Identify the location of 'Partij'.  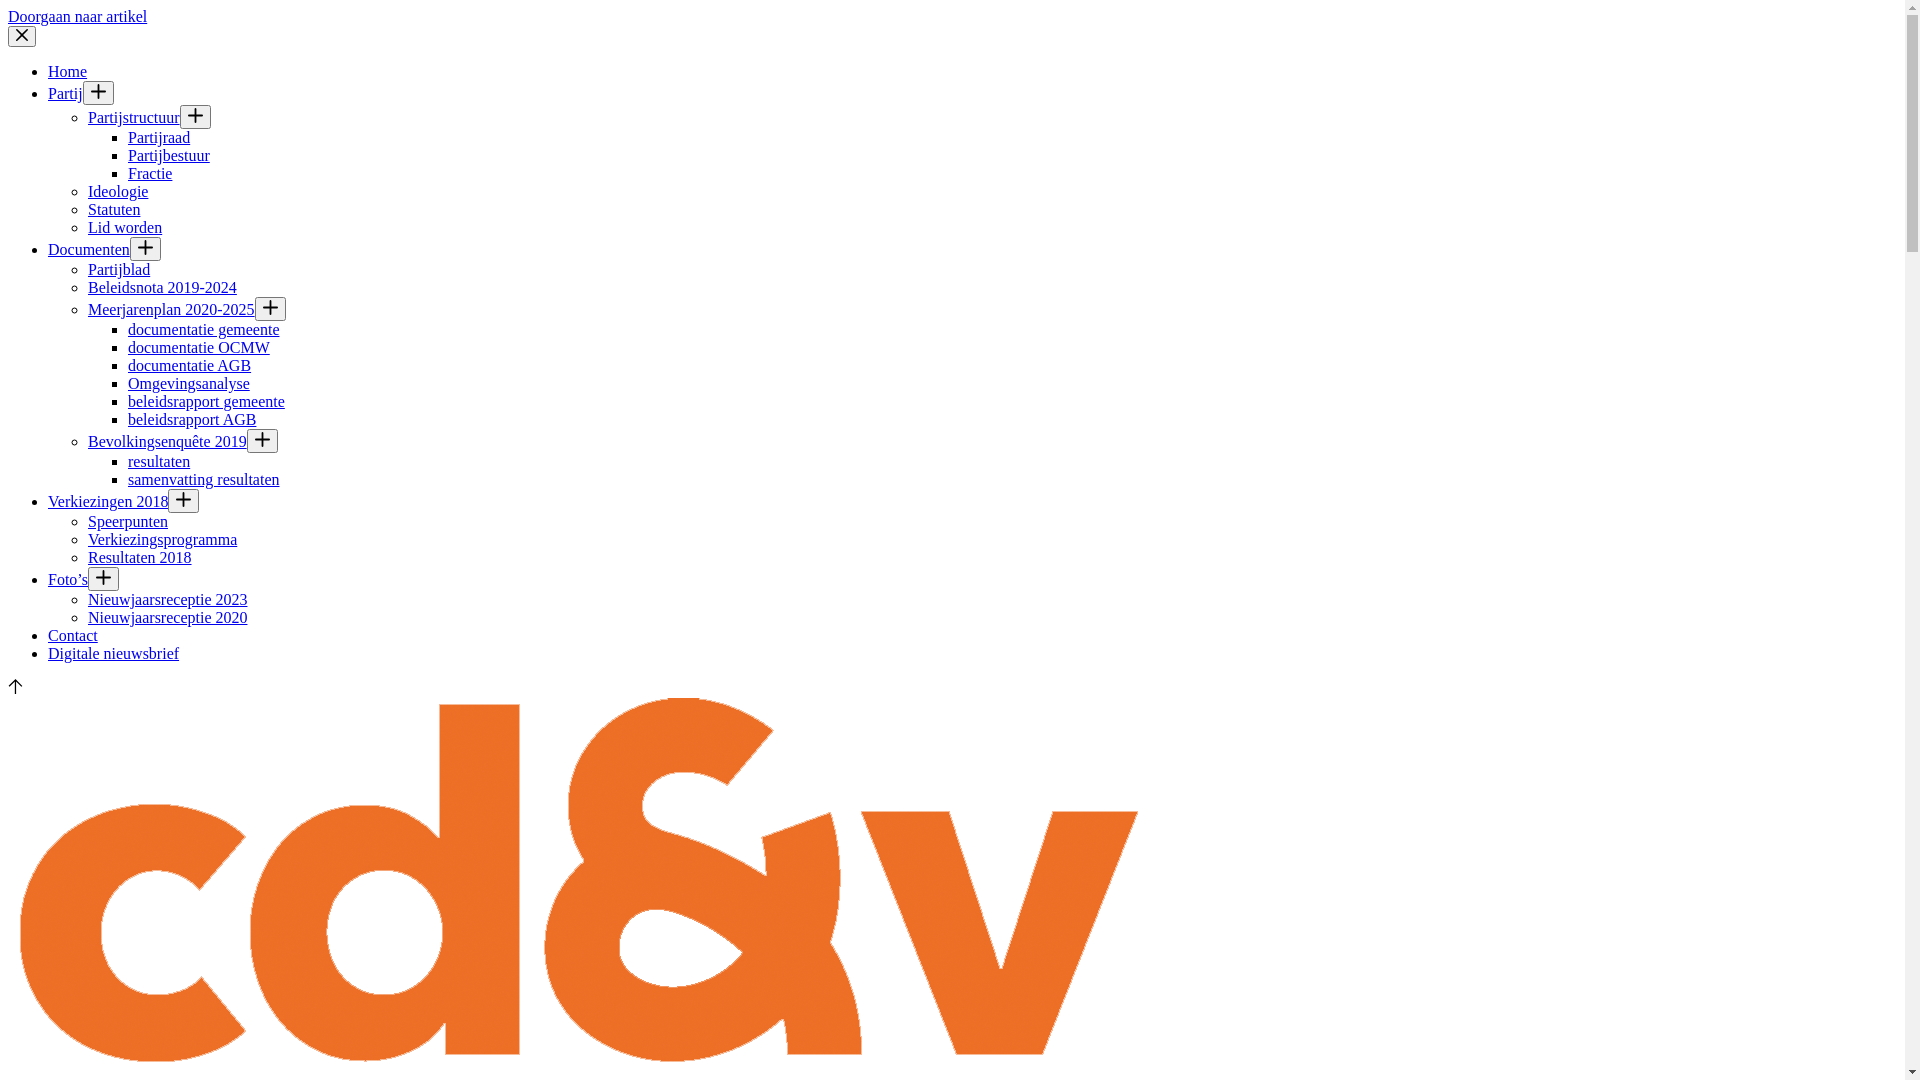
(65, 93).